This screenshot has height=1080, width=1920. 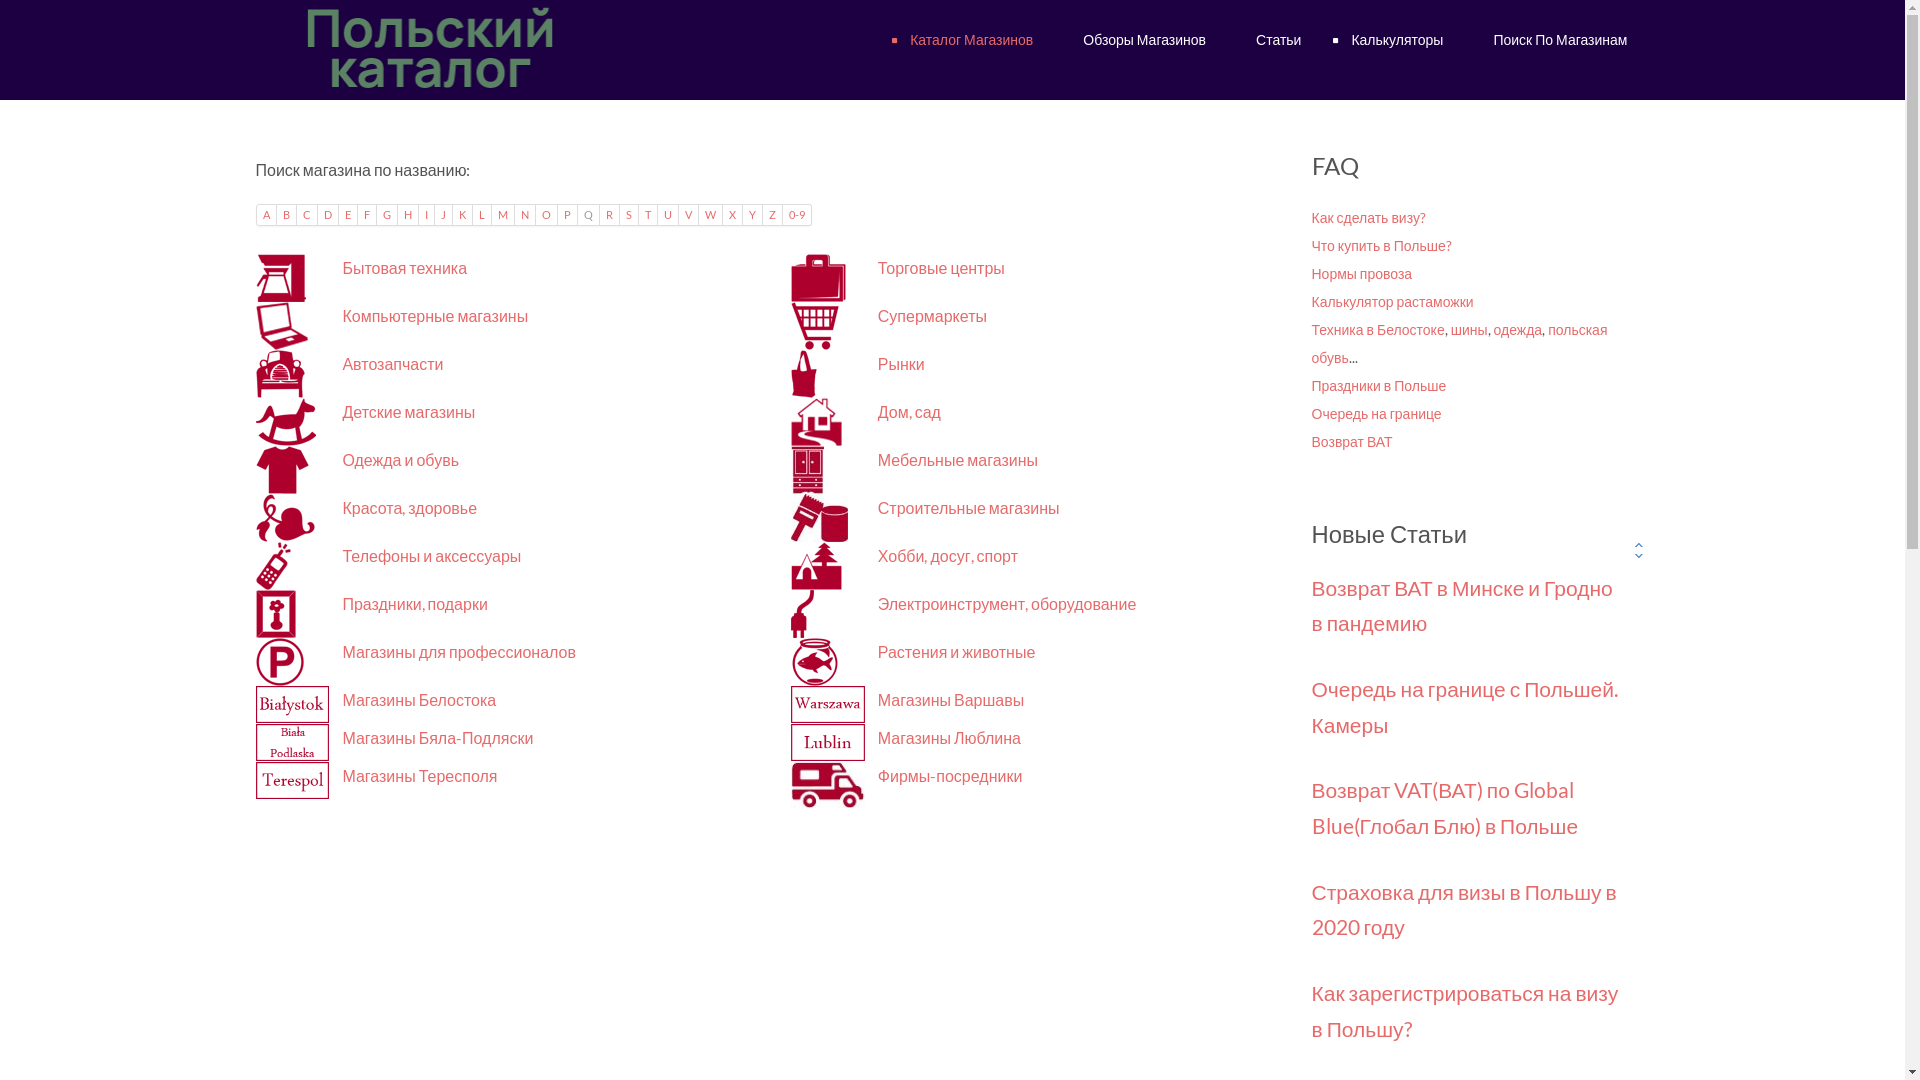 I want to click on 'J', so click(x=441, y=215).